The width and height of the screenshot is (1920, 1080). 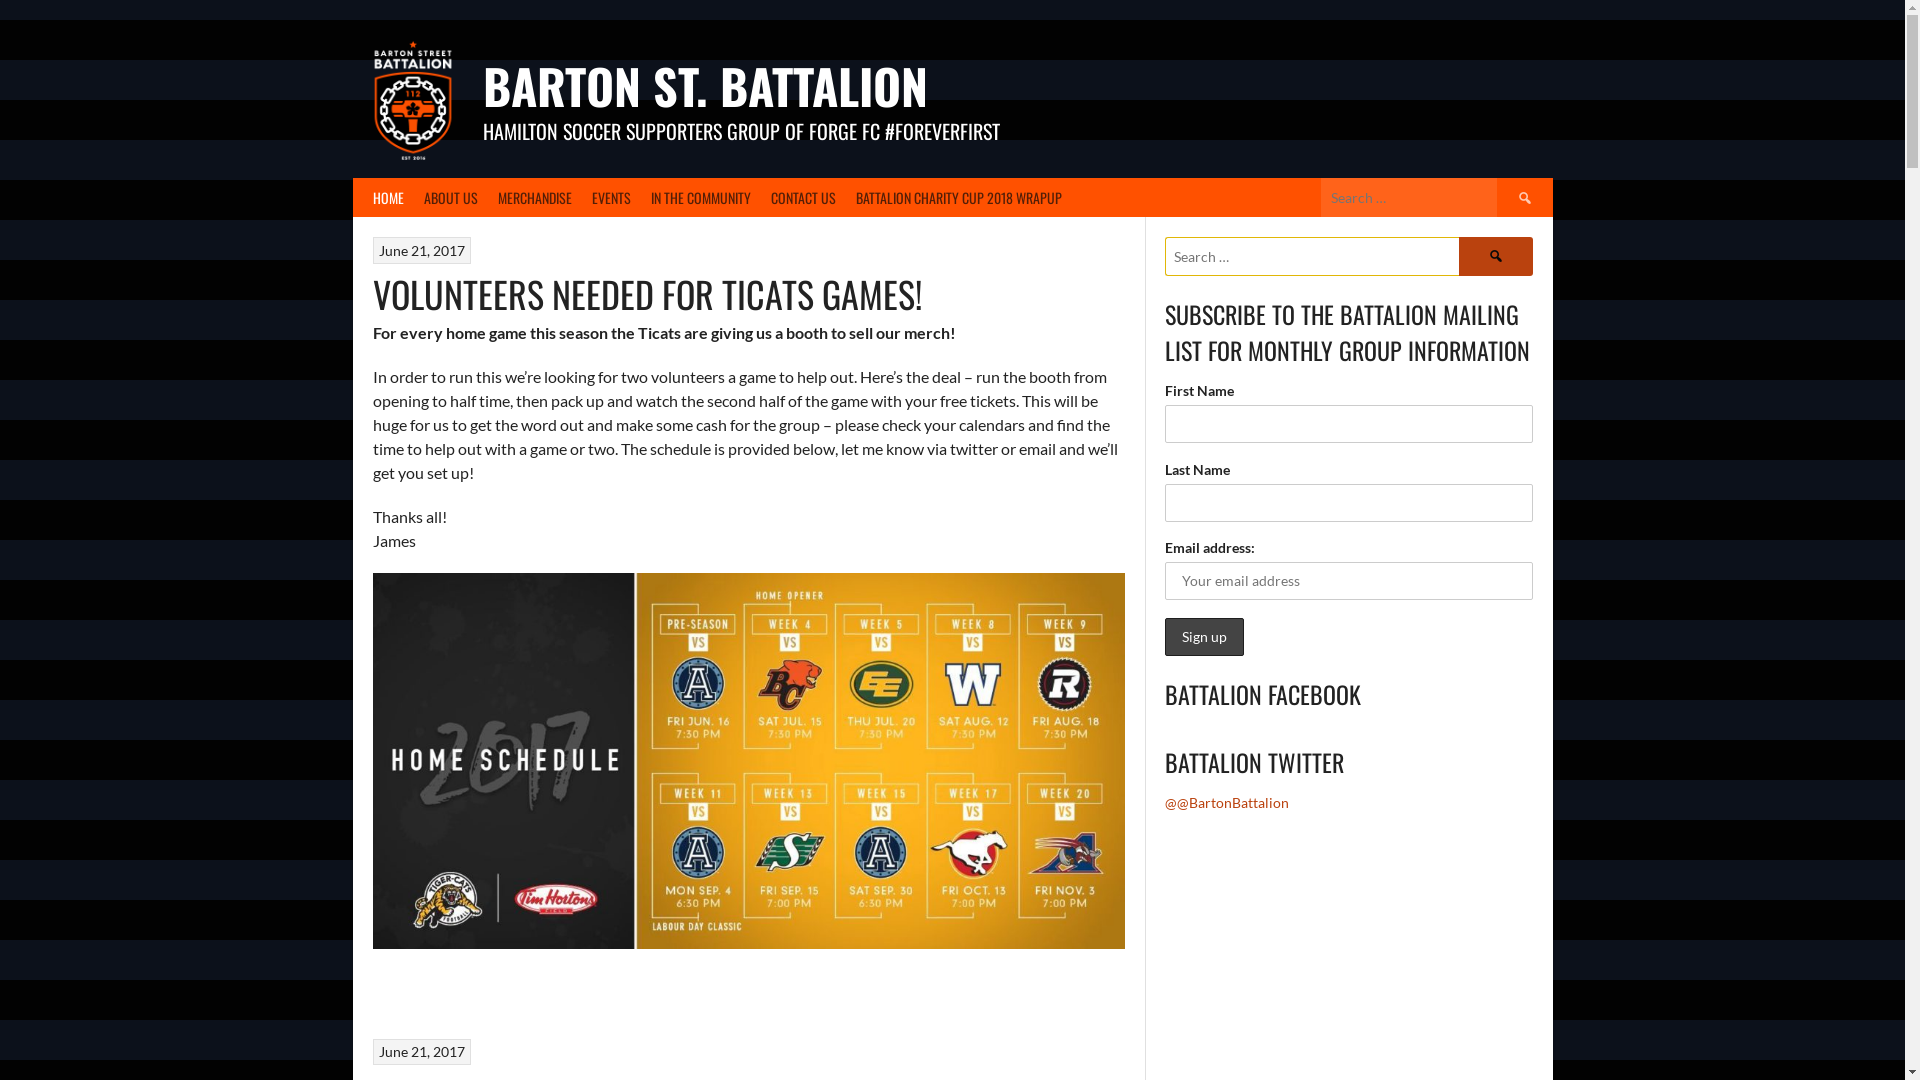 What do you see at coordinates (1224, 801) in the screenshot?
I see `'@@BartonBattalion'` at bounding box center [1224, 801].